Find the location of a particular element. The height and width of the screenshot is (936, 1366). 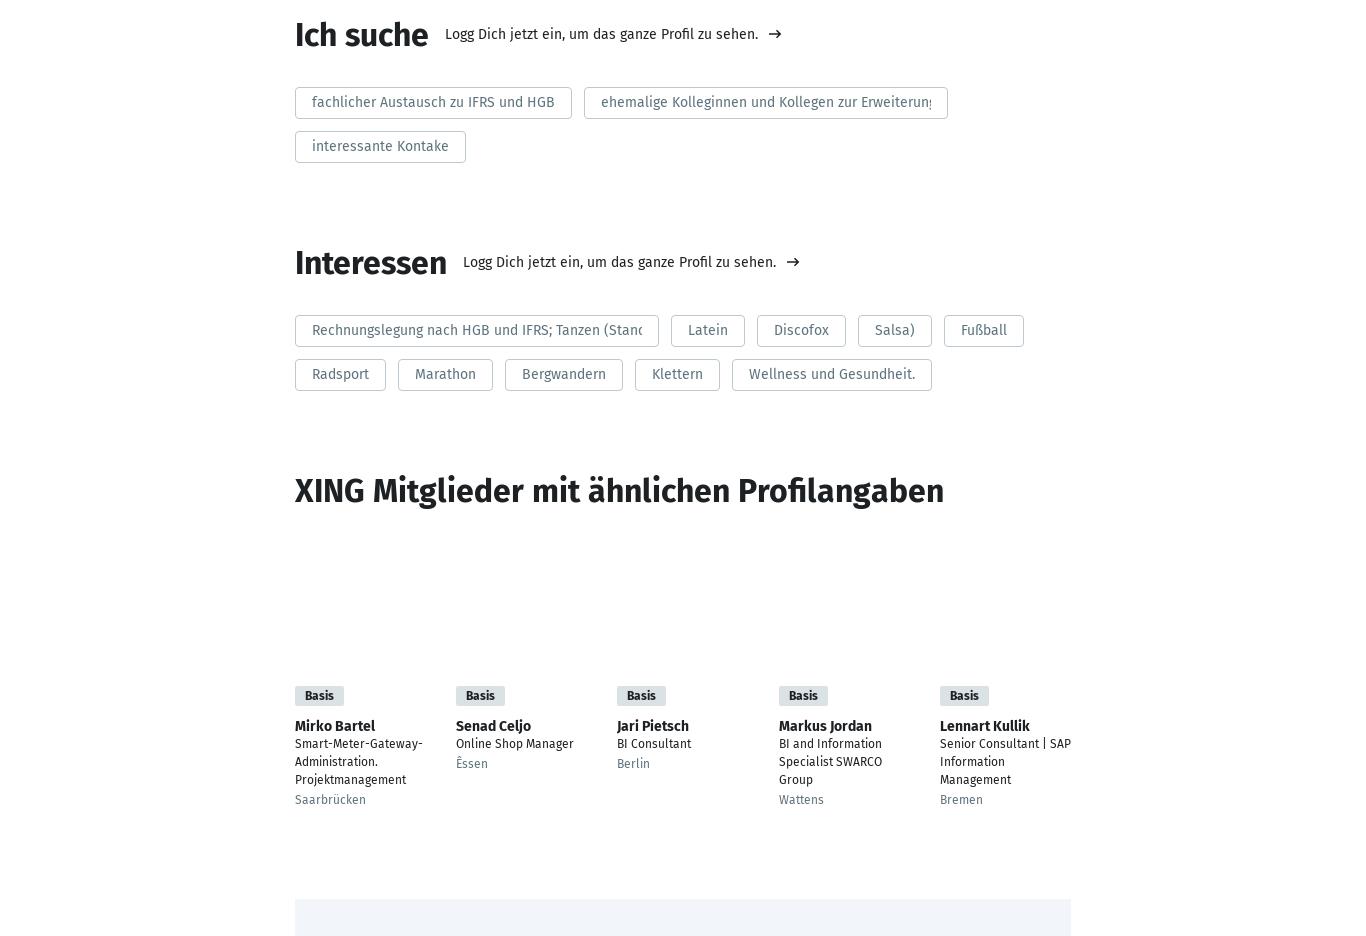

'XING Mitglieder mit ähnlichen Profilangaben' is located at coordinates (293, 488).